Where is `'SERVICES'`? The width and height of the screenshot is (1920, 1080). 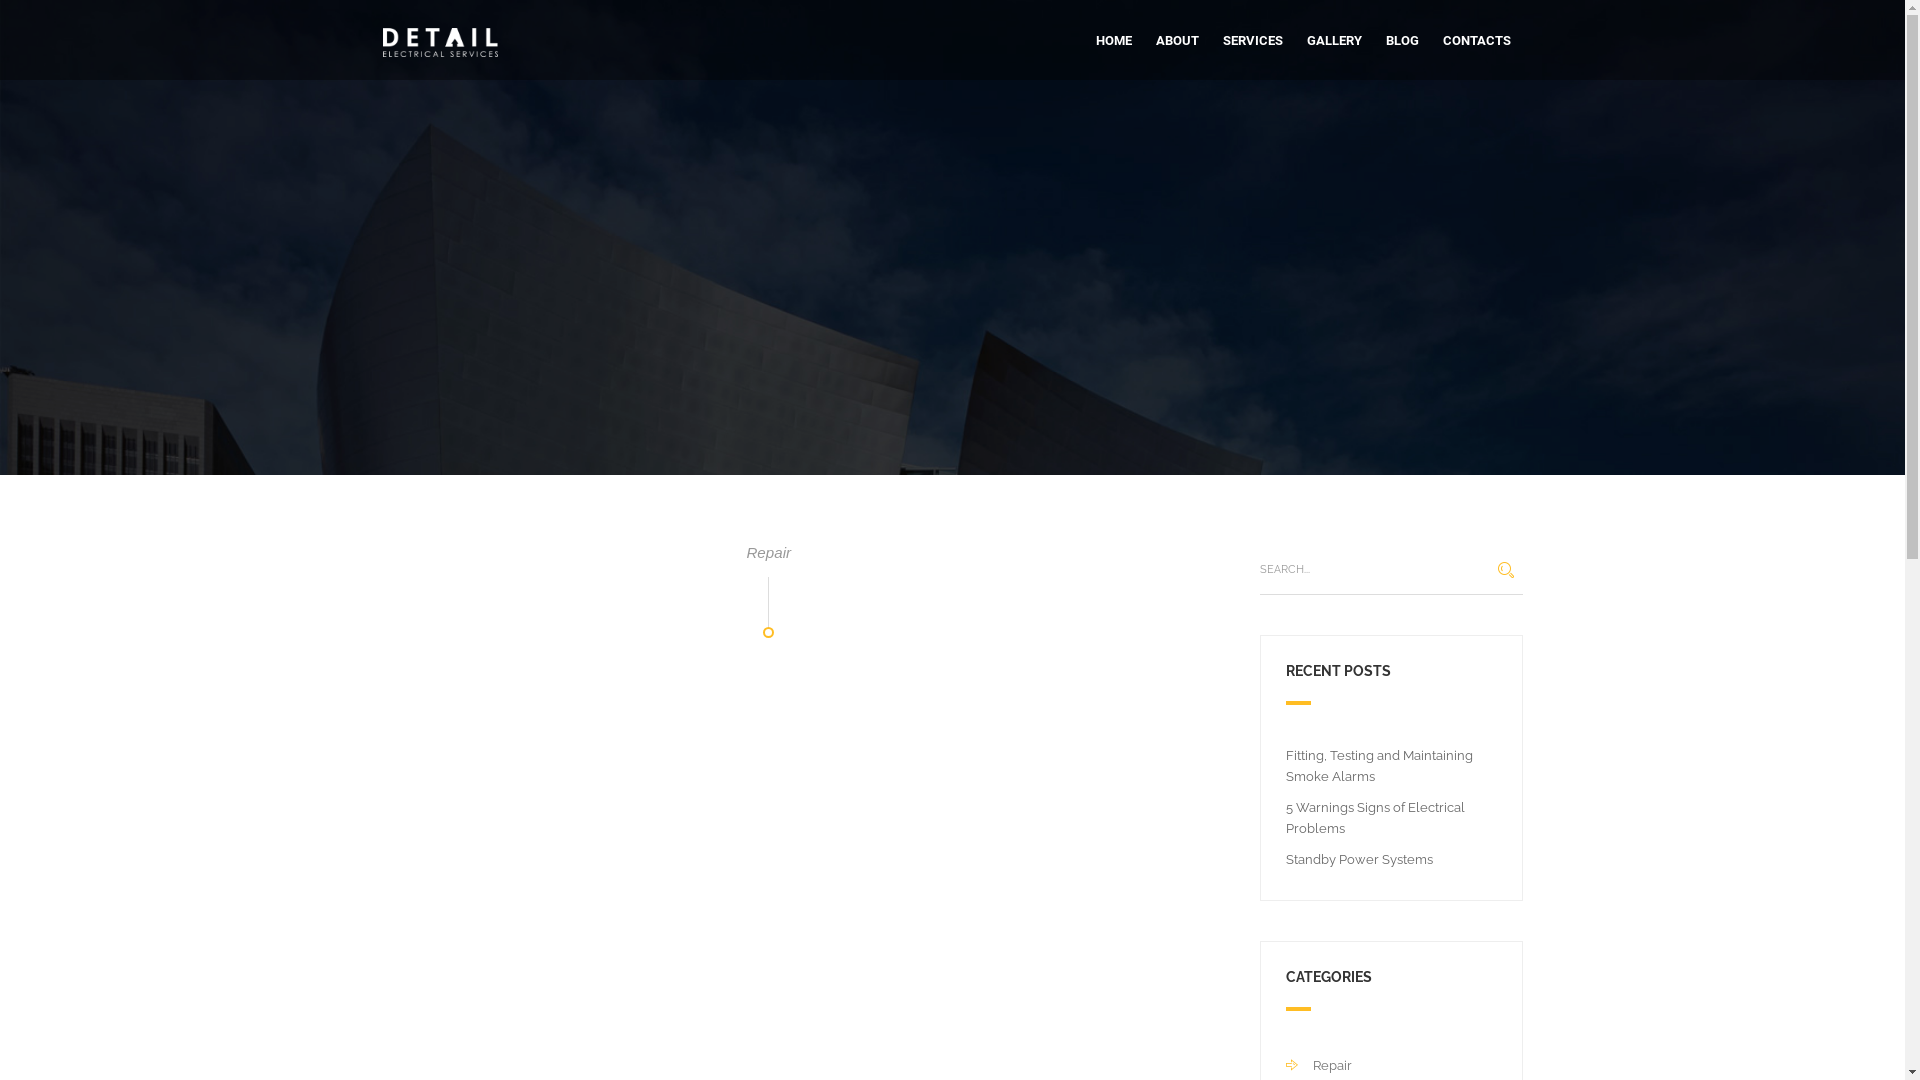
'SERVICES' is located at coordinates (1251, 41).